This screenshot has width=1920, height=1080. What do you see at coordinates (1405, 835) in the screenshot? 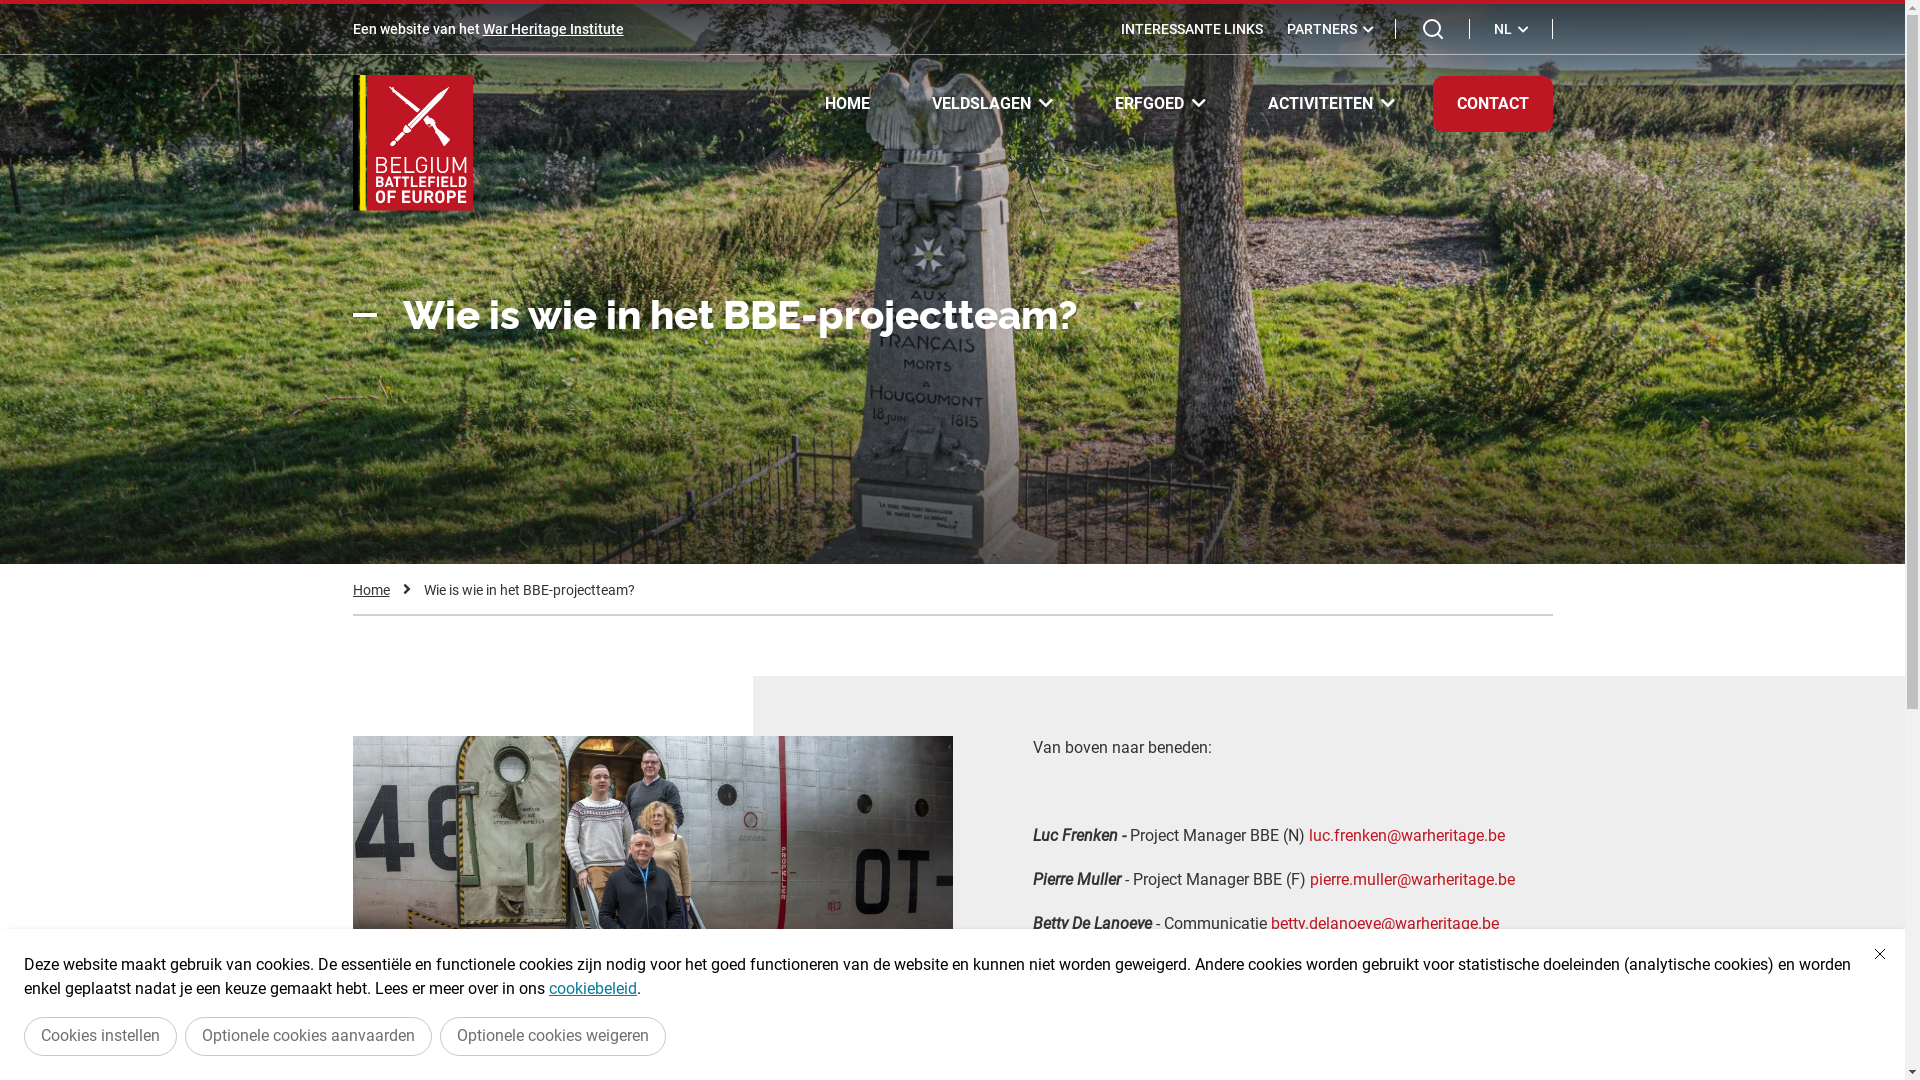
I see `'luc.frenken@warheritage.be'` at bounding box center [1405, 835].